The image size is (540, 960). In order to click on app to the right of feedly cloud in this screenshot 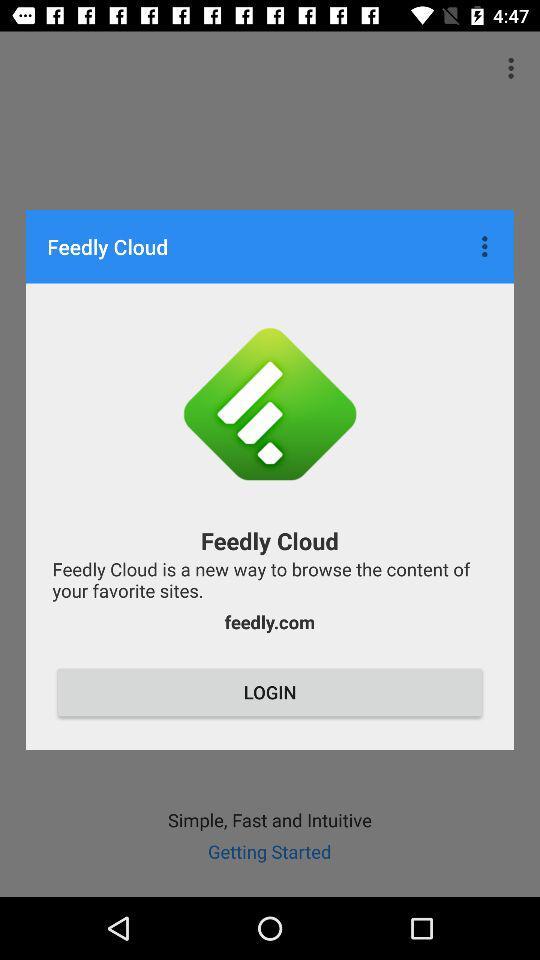, I will do `click(486, 245)`.